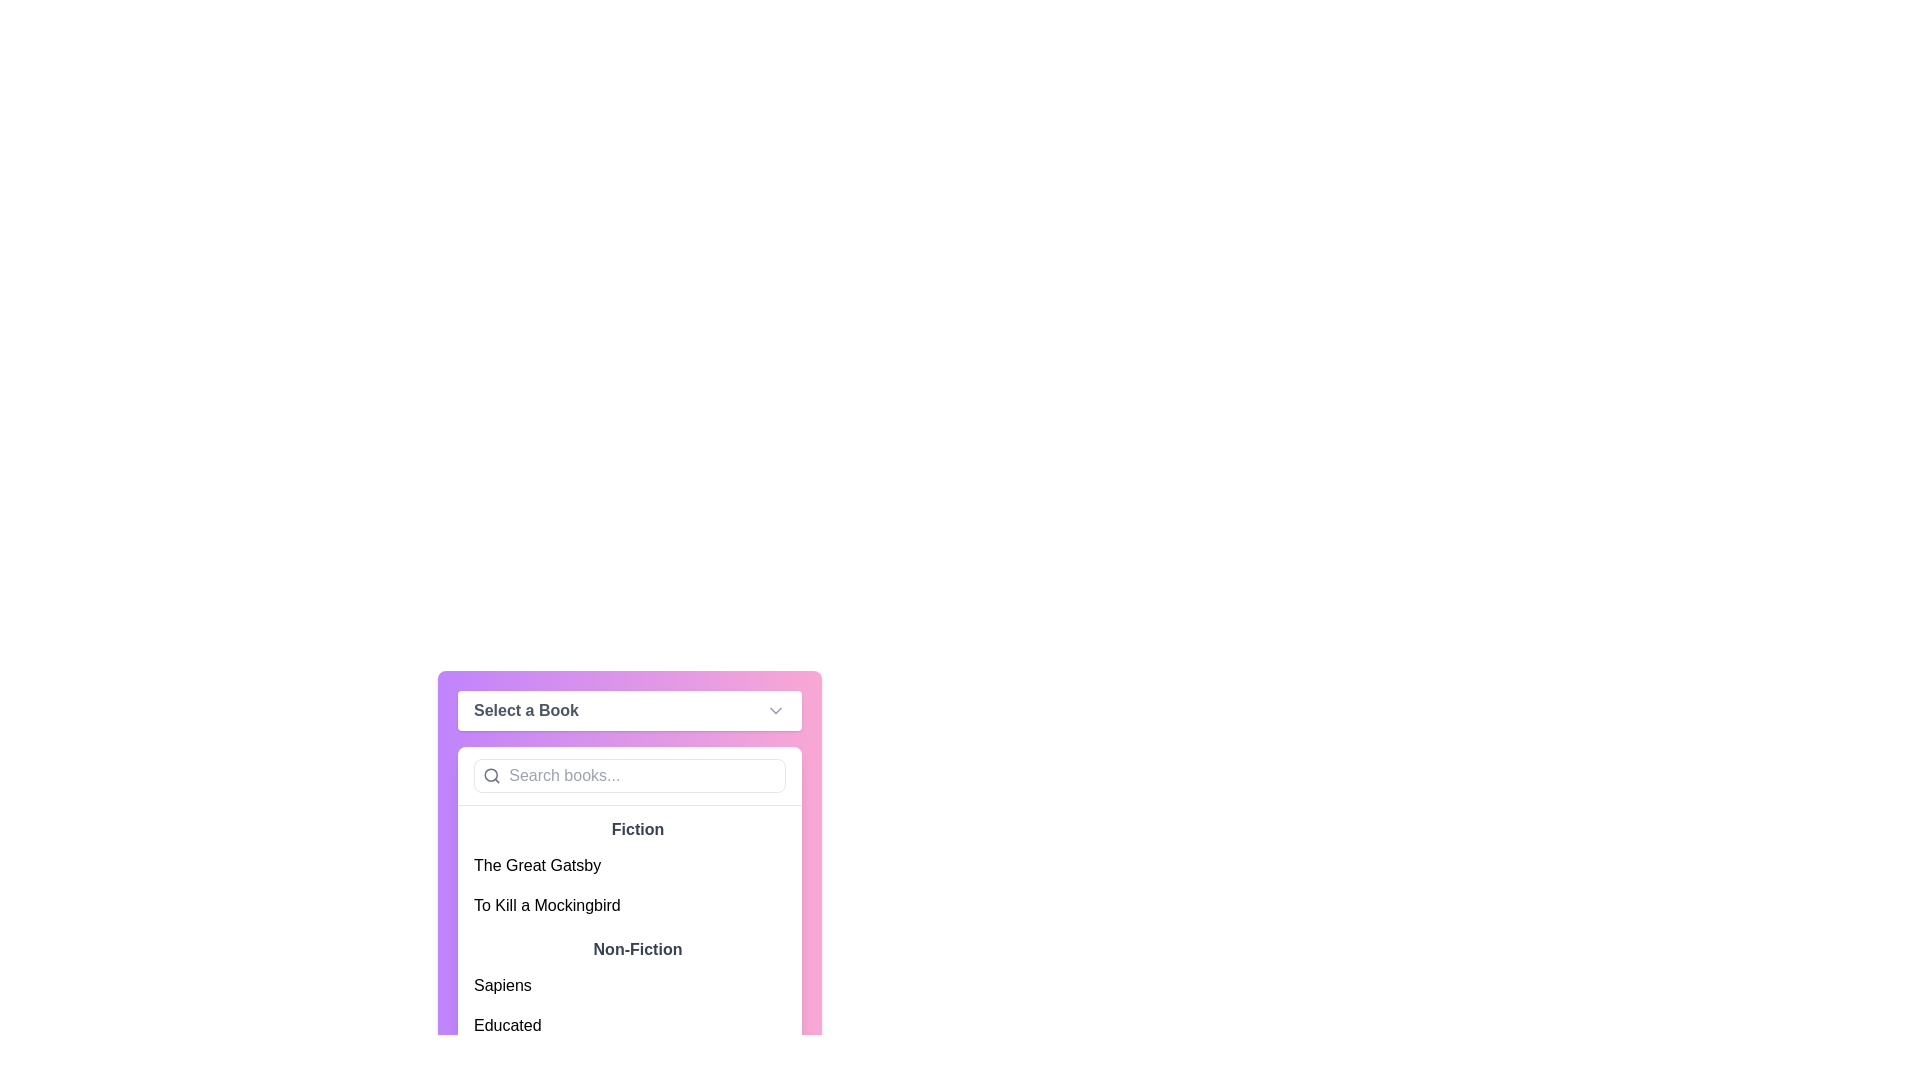 The width and height of the screenshot is (1920, 1080). I want to click on the List item element displaying 'Sapiens', so click(628, 985).